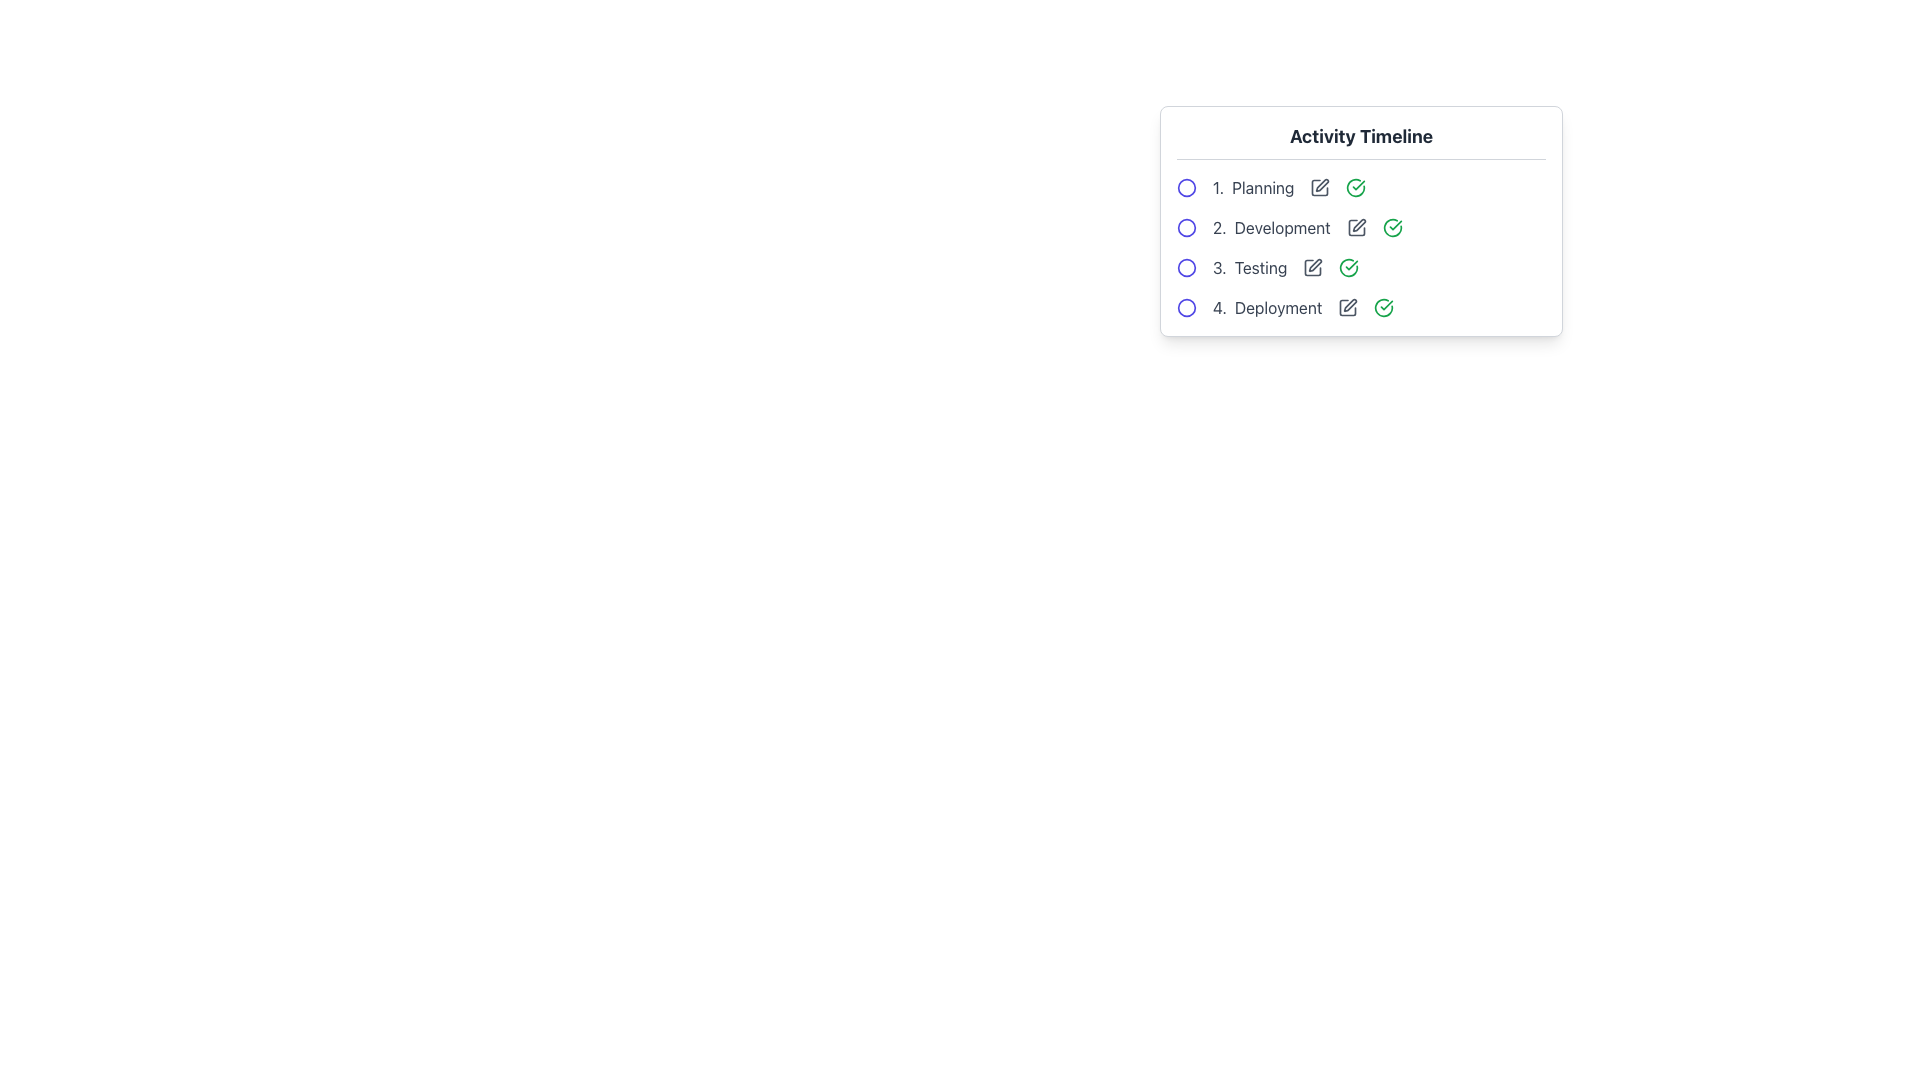 The width and height of the screenshot is (1920, 1080). I want to click on the small circle graphical component within the 'Development' icon in the second row of the 'Activity Timeline' list, so click(1186, 226).